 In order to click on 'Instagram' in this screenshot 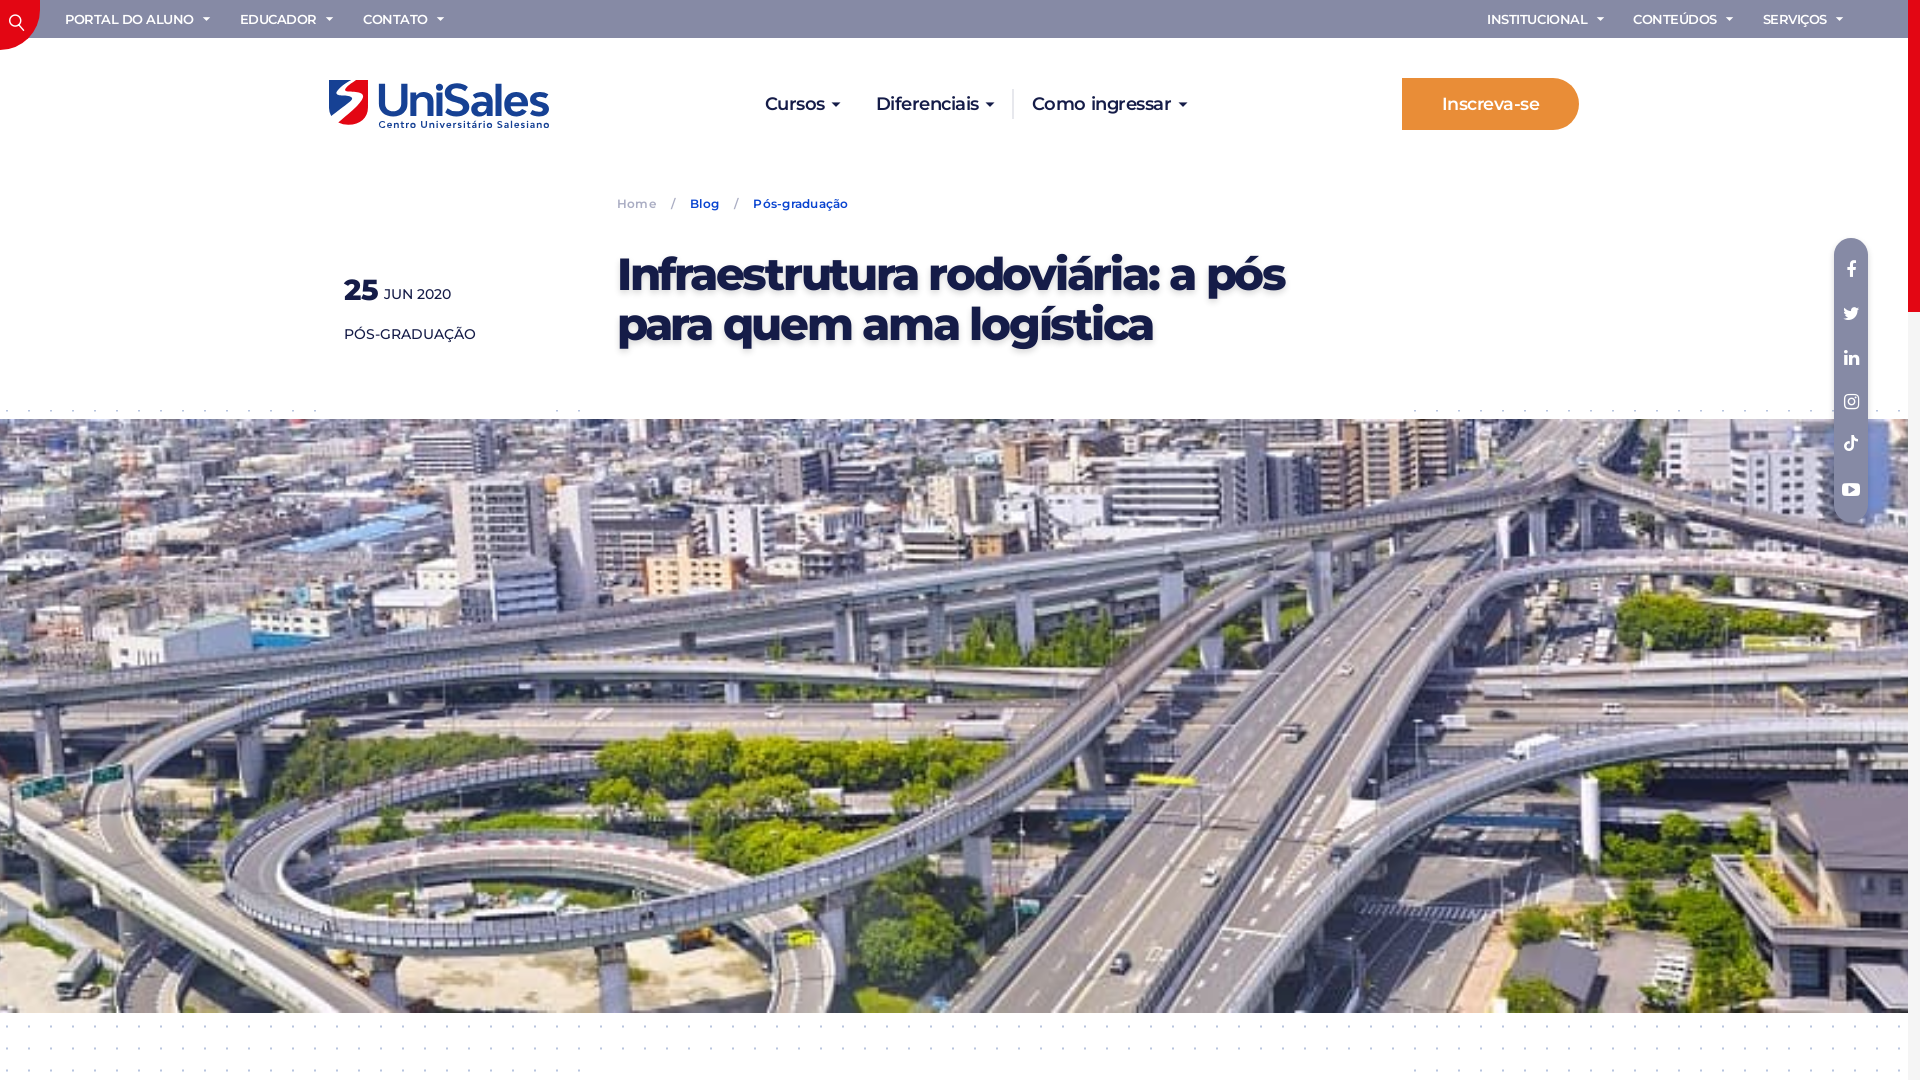, I will do `click(1850, 401)`.